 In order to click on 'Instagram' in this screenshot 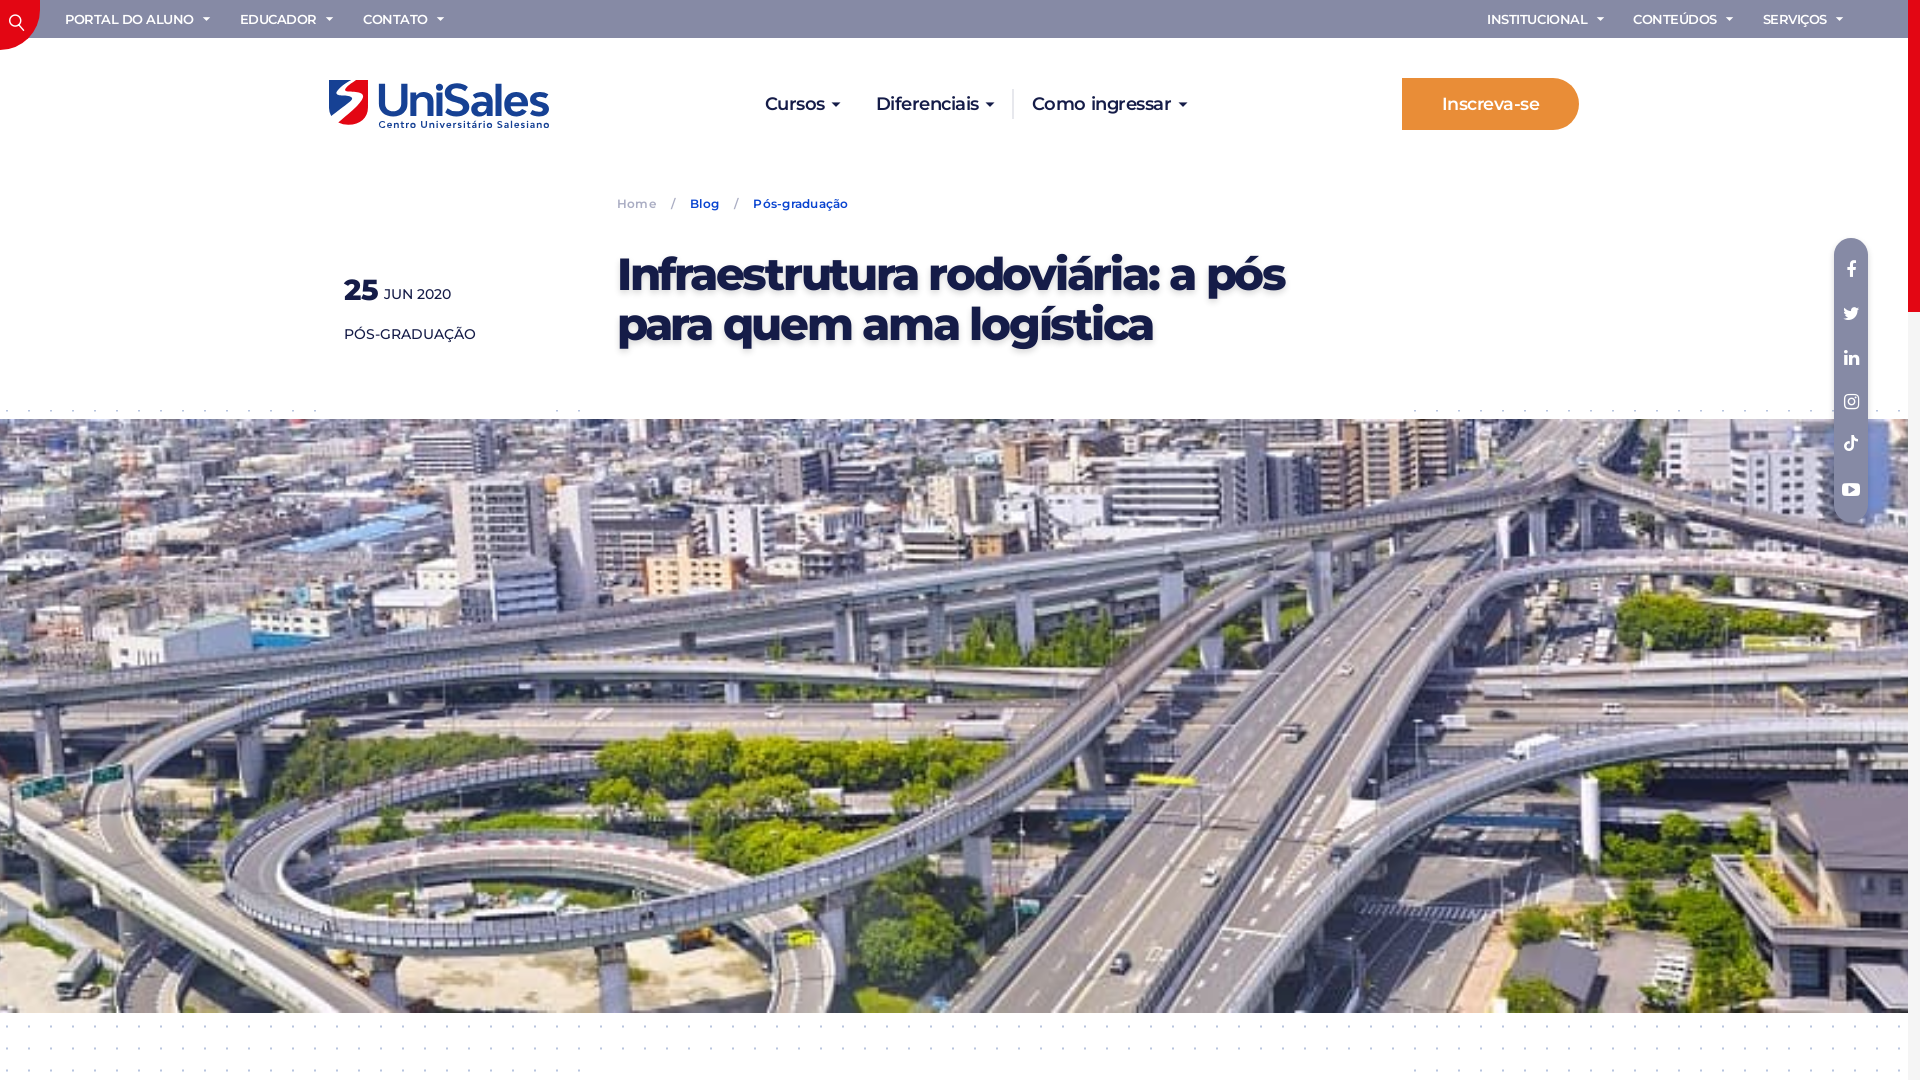, I will do `click(1850, 401)`.